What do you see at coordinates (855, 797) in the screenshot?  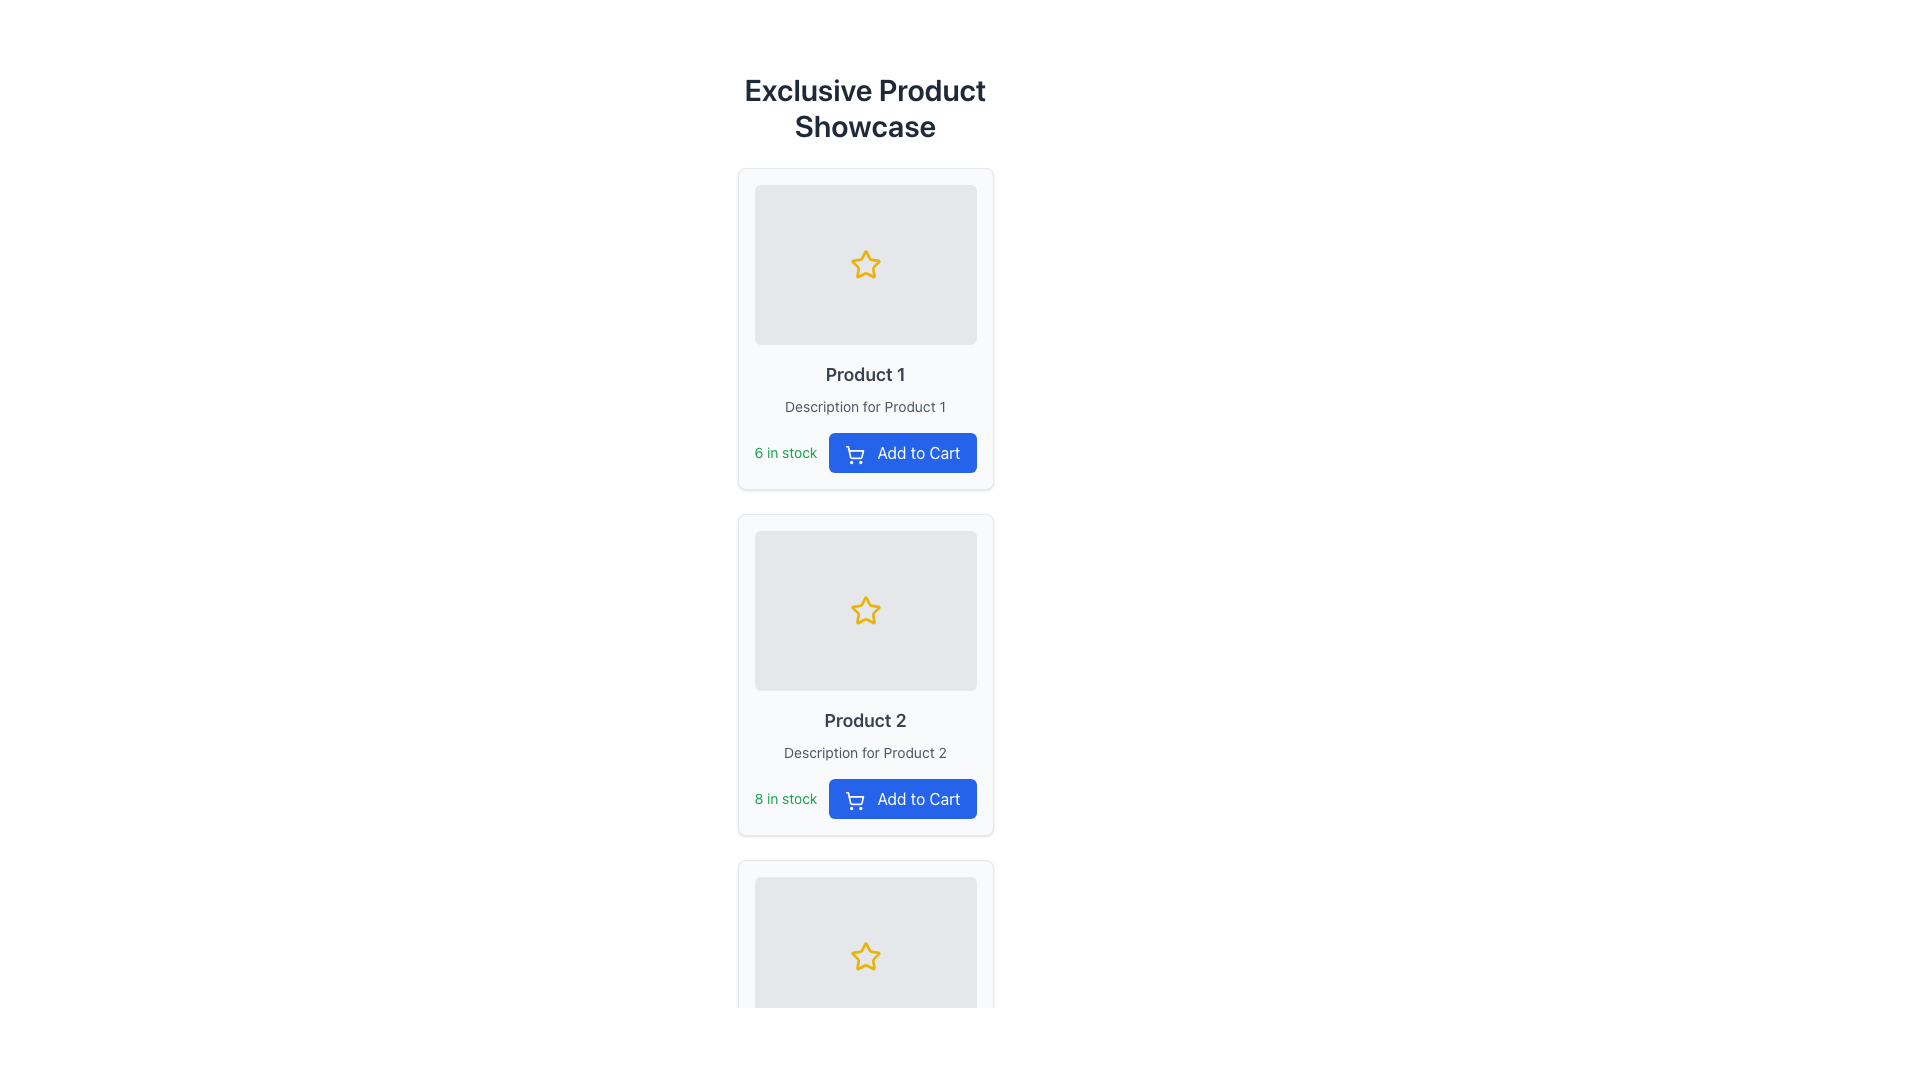 I see `the blue shopping cart icon within the 'Add to Cart' button located beneath the product description of 'Product 2'` at bounding box center [855, 797].